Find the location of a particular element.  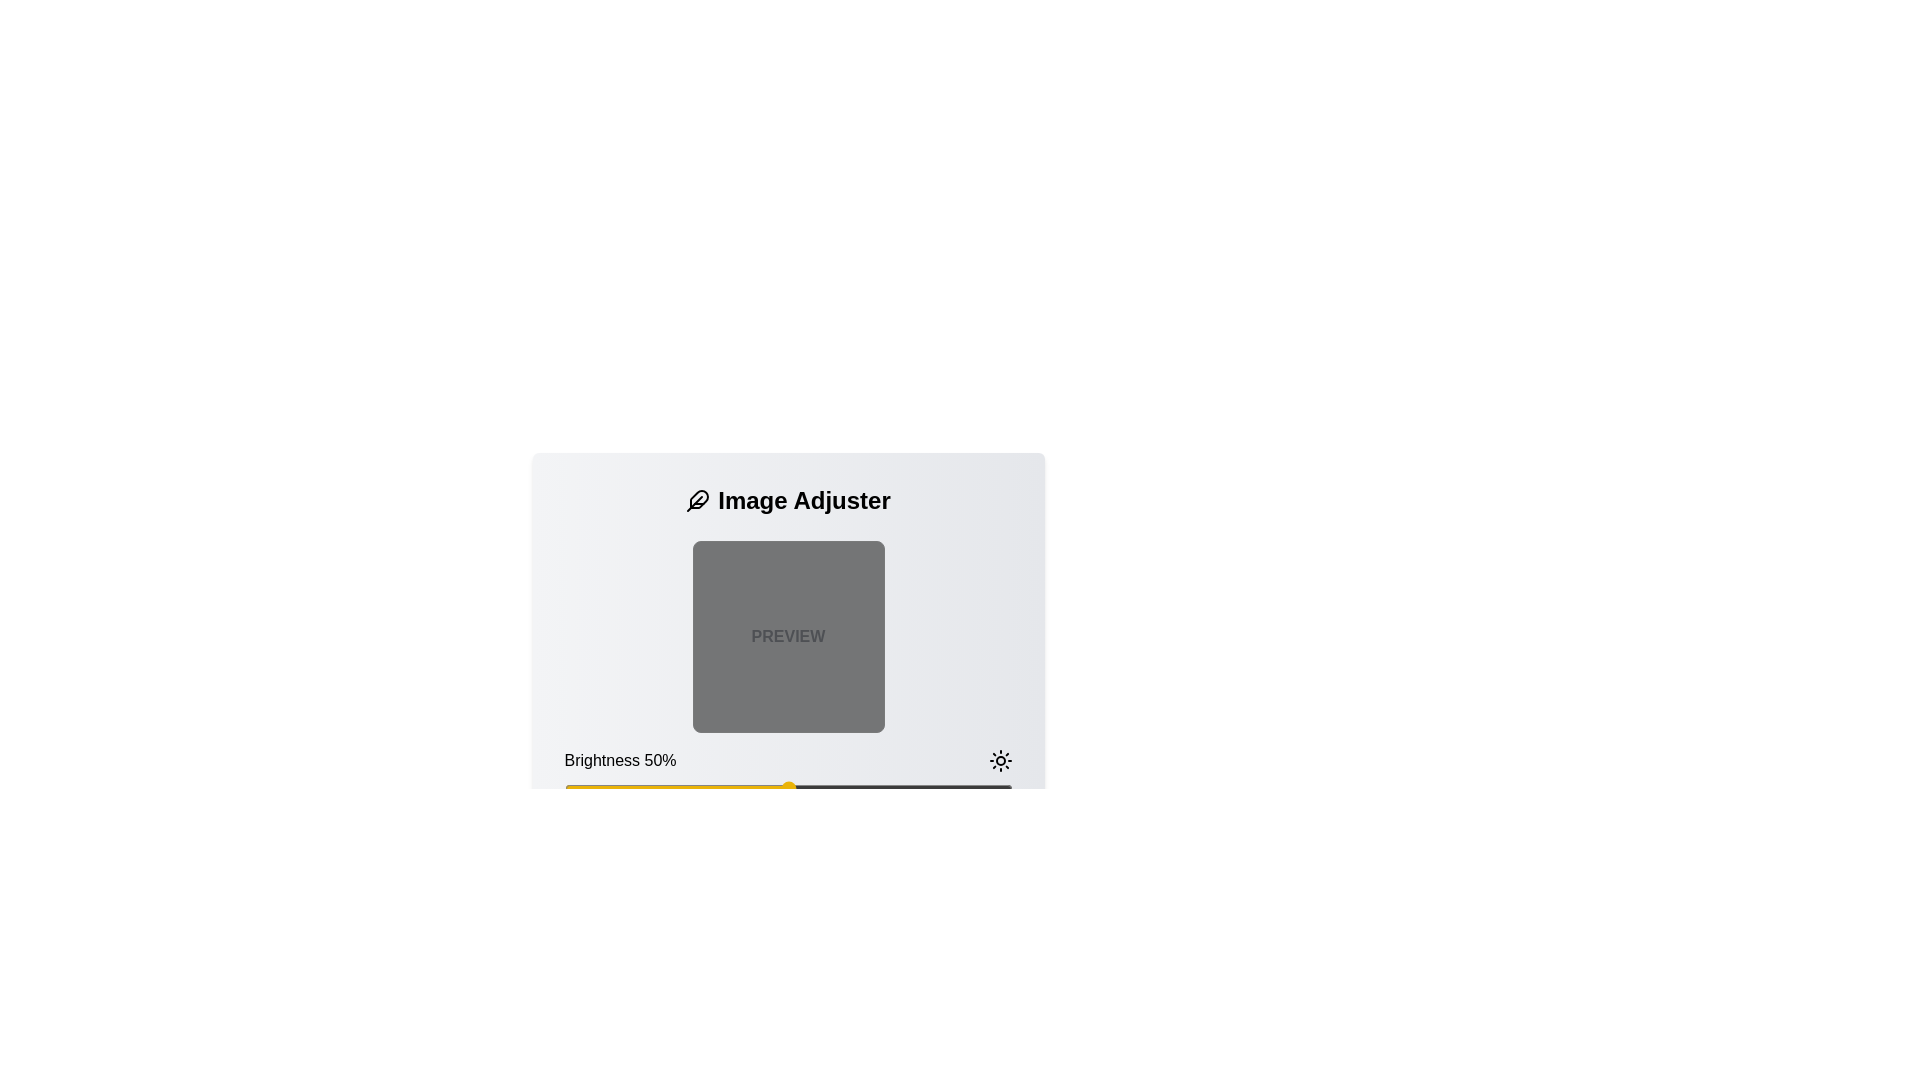

the feather icon located to the left of the 'Image Adjuster' text, which represents features like lightness and editing is located at coordinates (698, 500).